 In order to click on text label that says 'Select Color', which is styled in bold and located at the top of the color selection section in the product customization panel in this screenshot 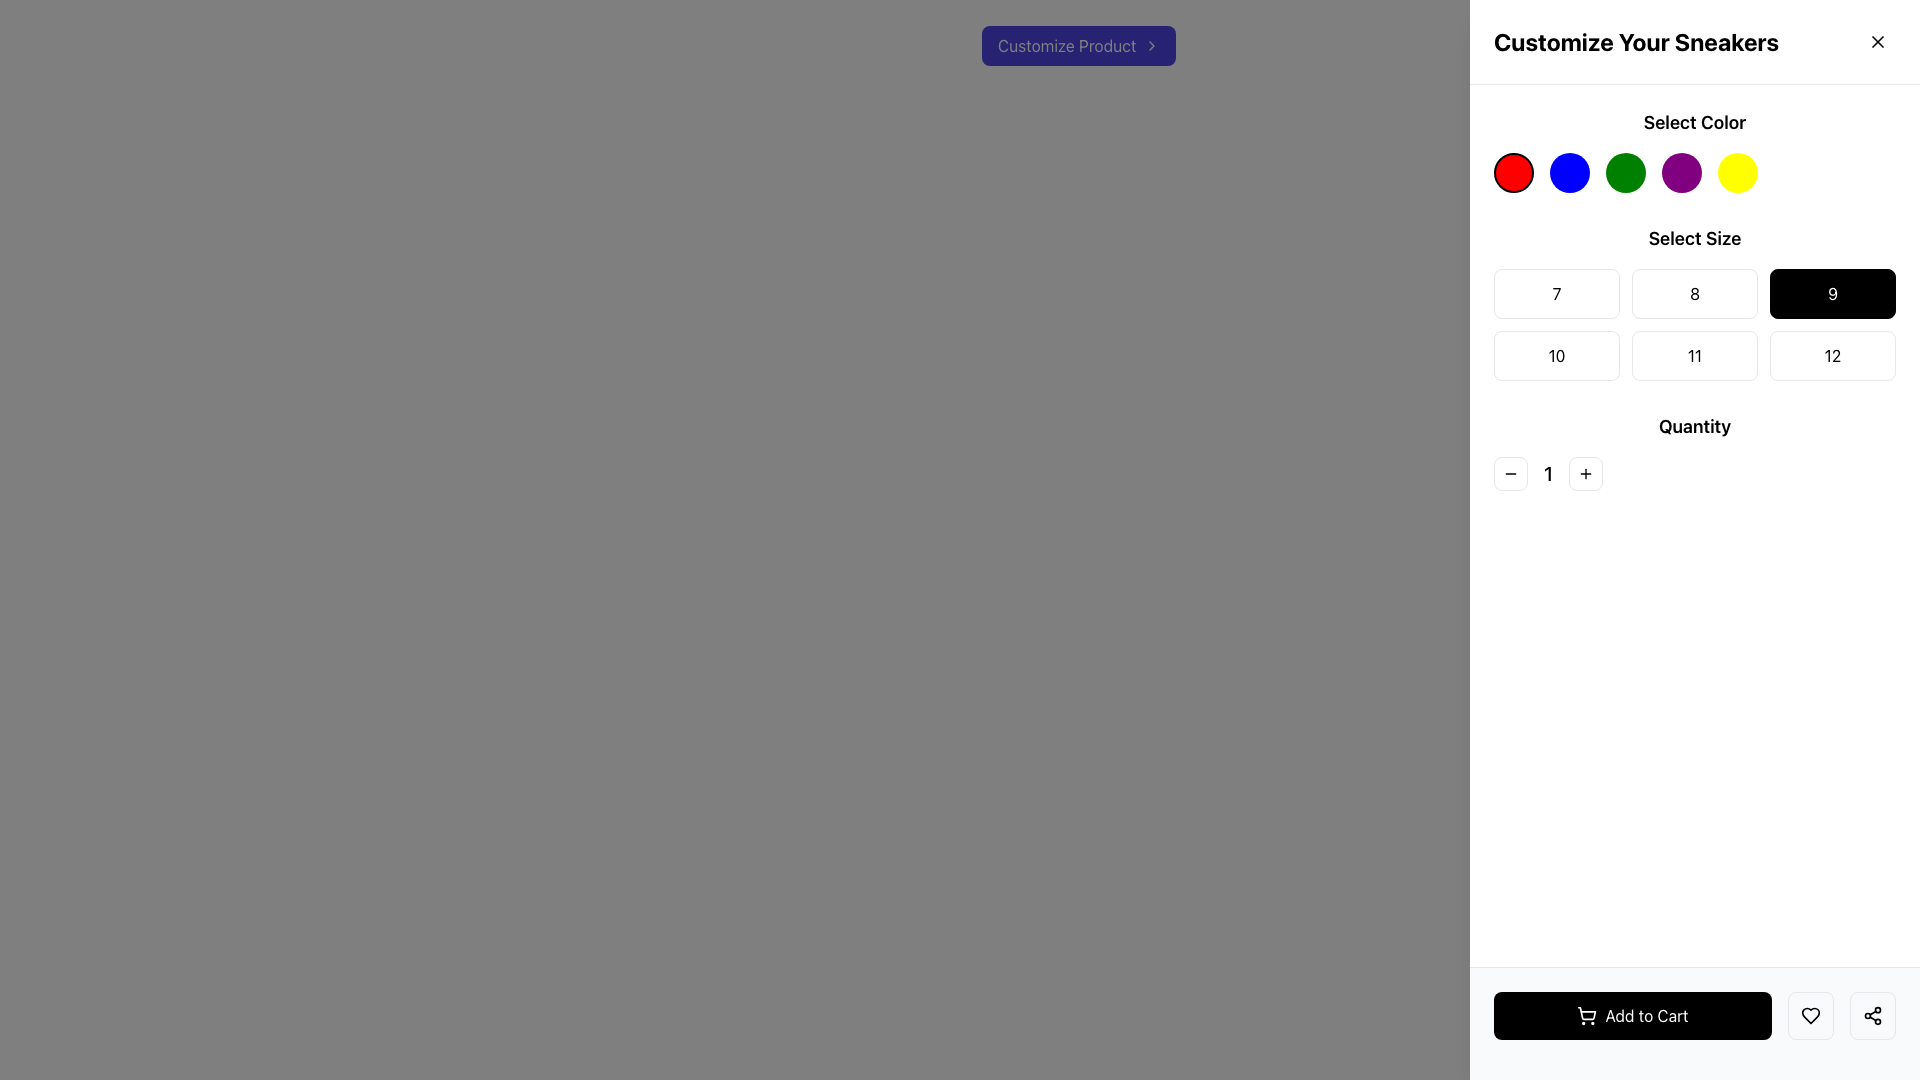, I will do `click(1693, 123)`.